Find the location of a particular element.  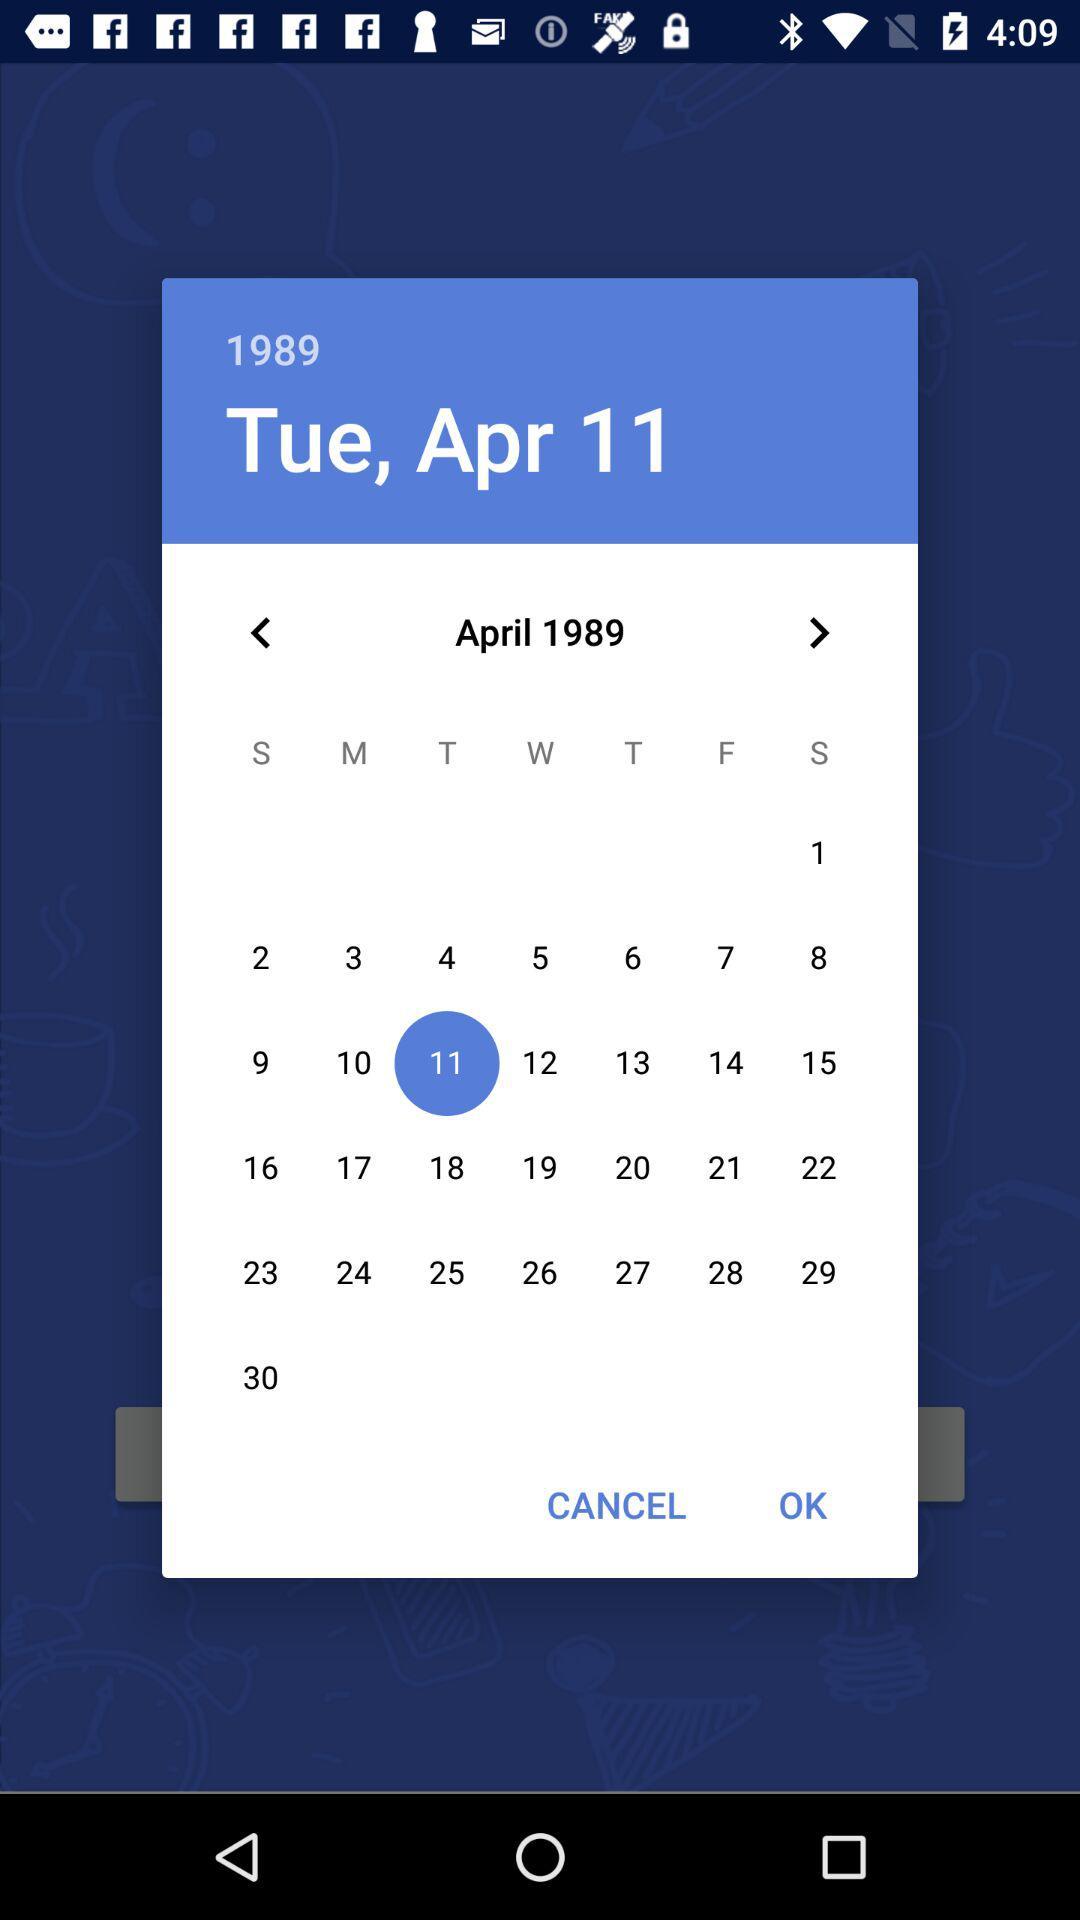

the icon below 1989 icon is located at coordinates (818, 632).